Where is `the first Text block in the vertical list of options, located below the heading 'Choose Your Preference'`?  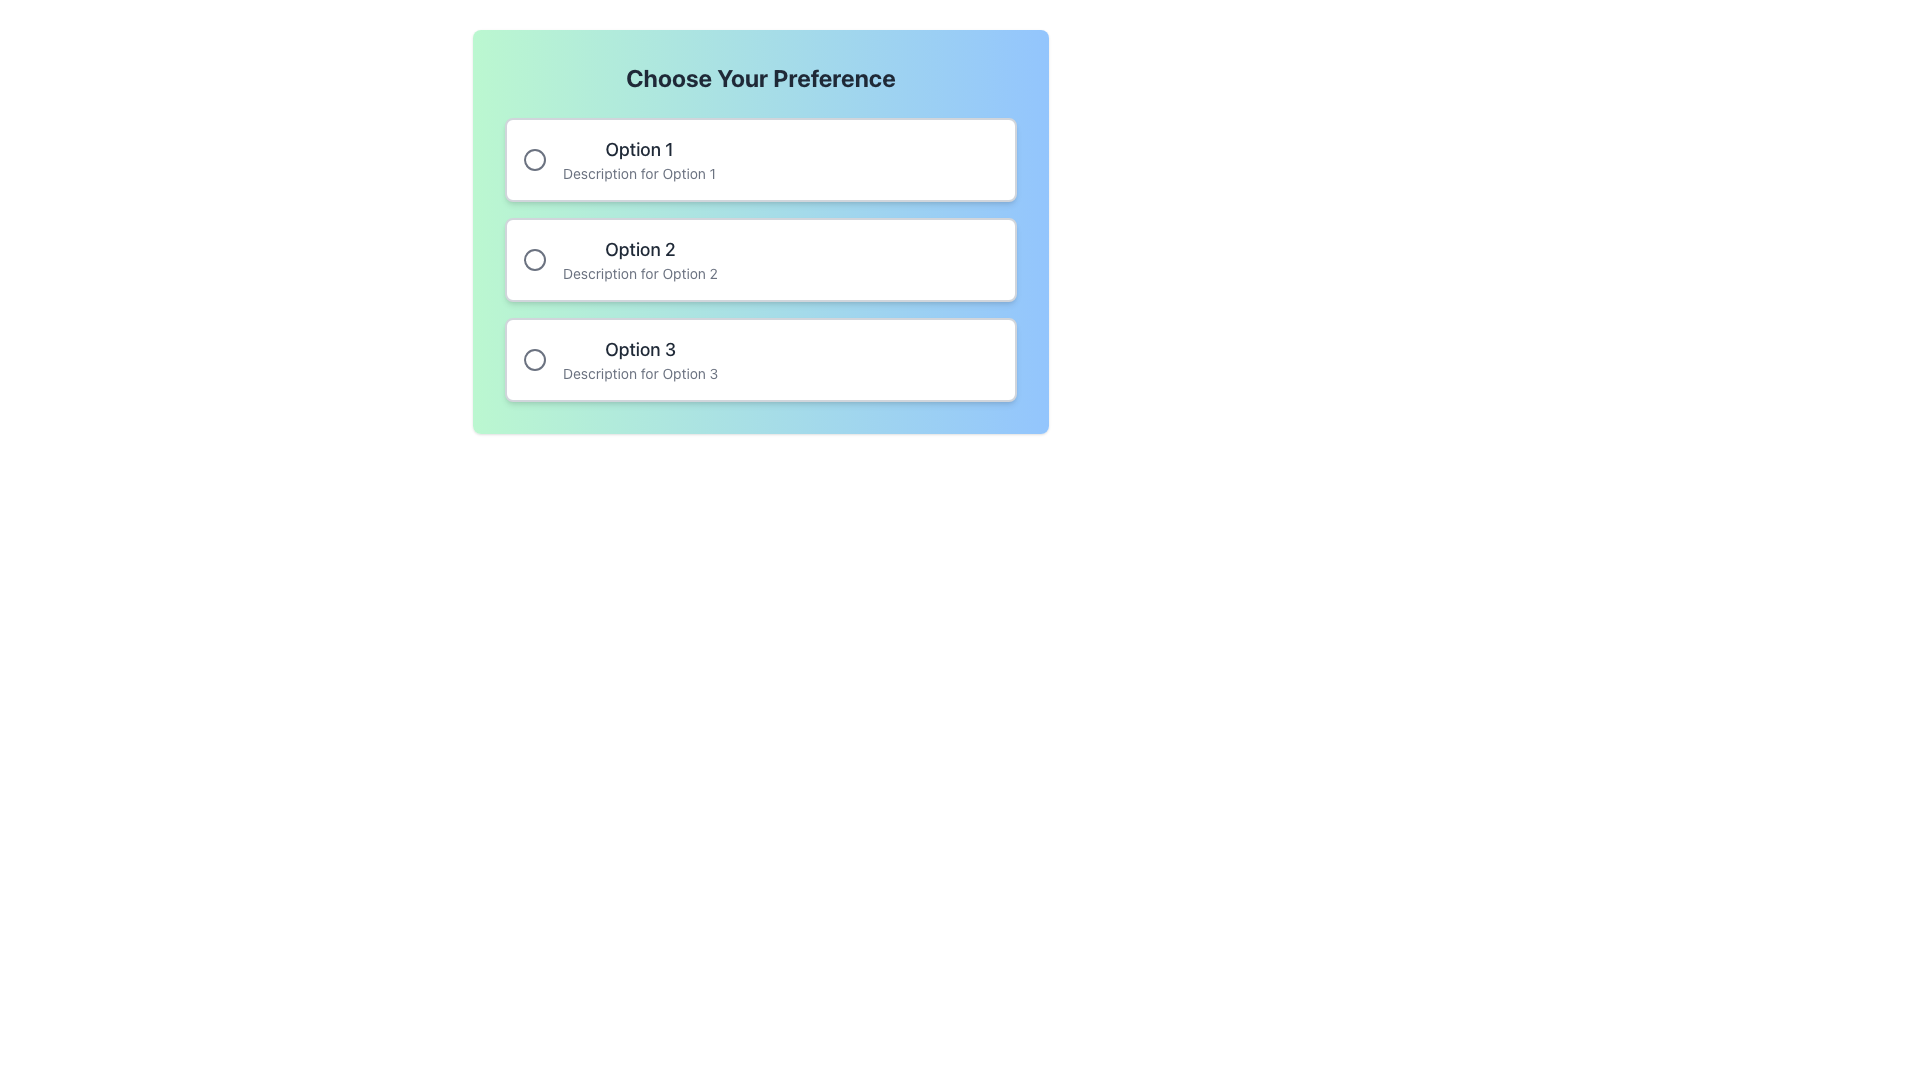
the first Text block in the vertical list of options, located below the heading 'Choose Your Preference' is located at coordinates (638, 158).